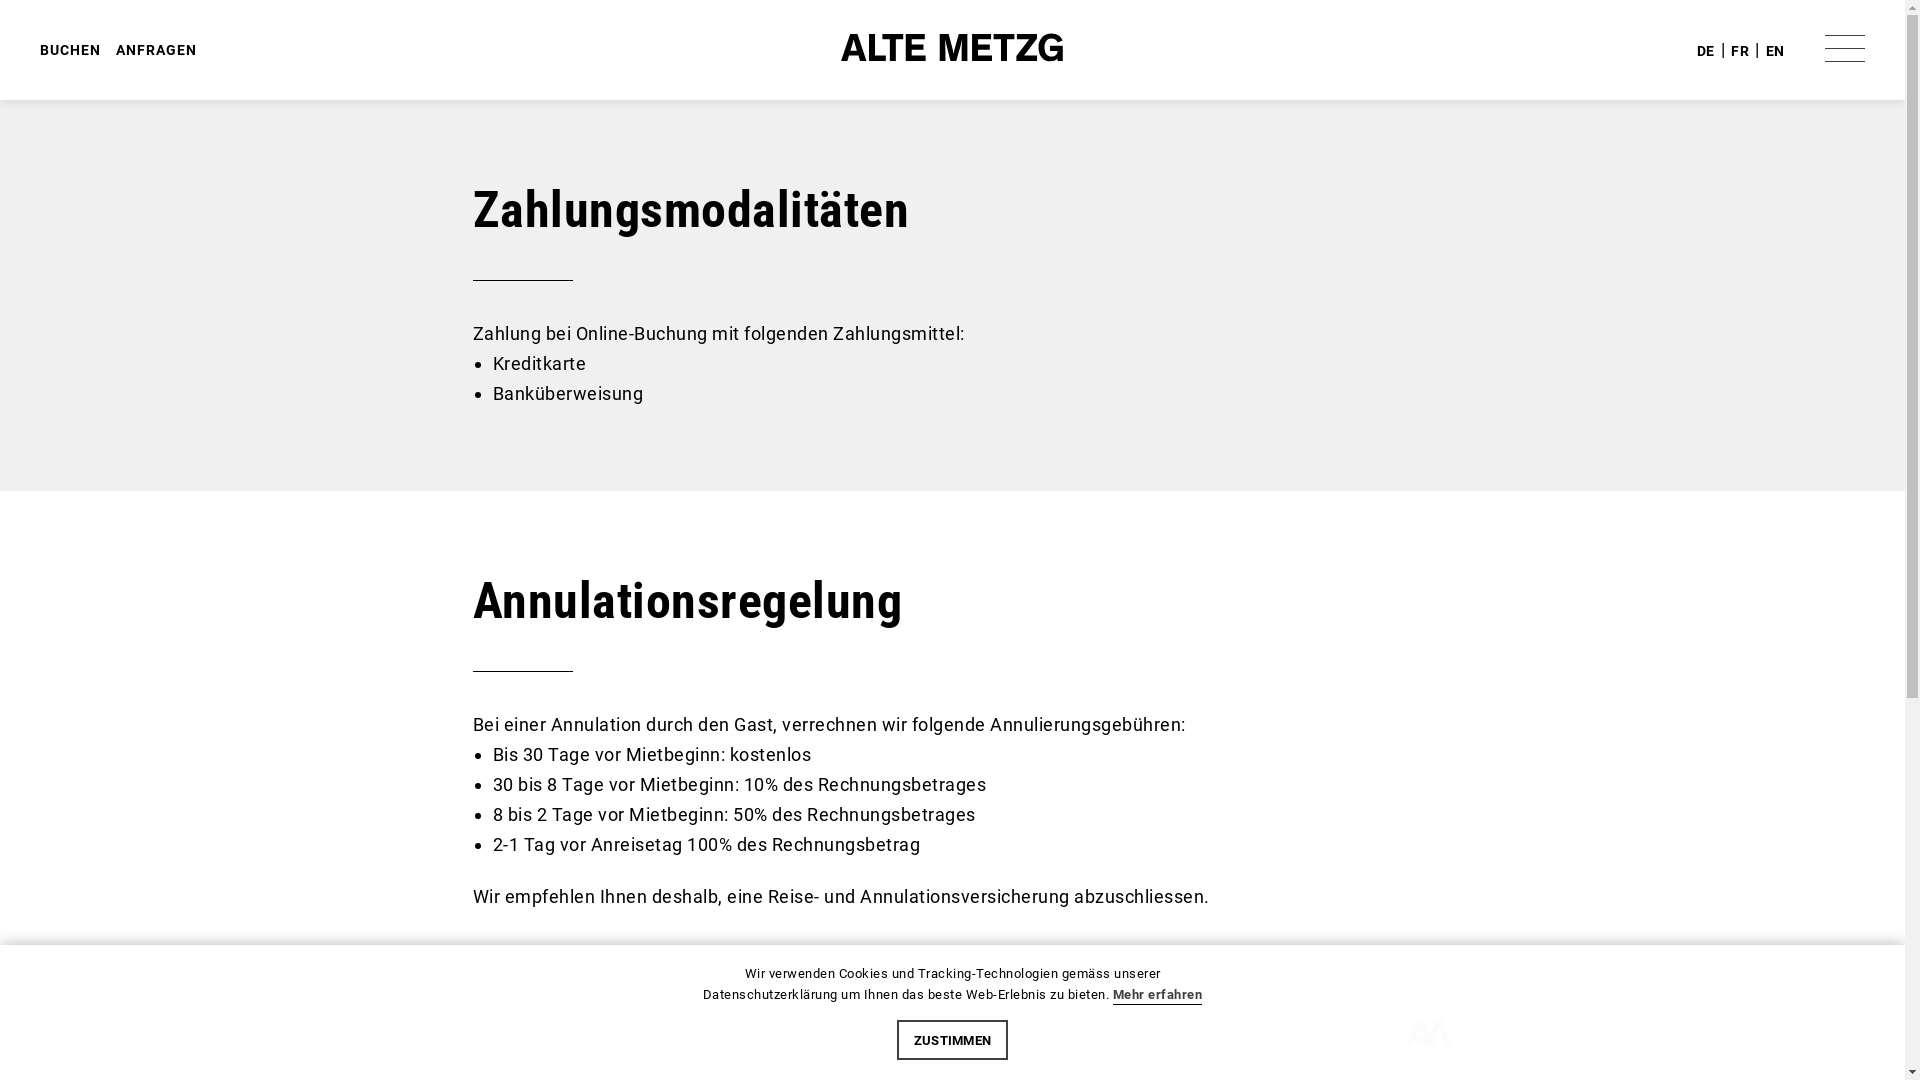 The width and height of the screenshot is (1920, 1080). I want to click on 'FR', so click(1730, 49).